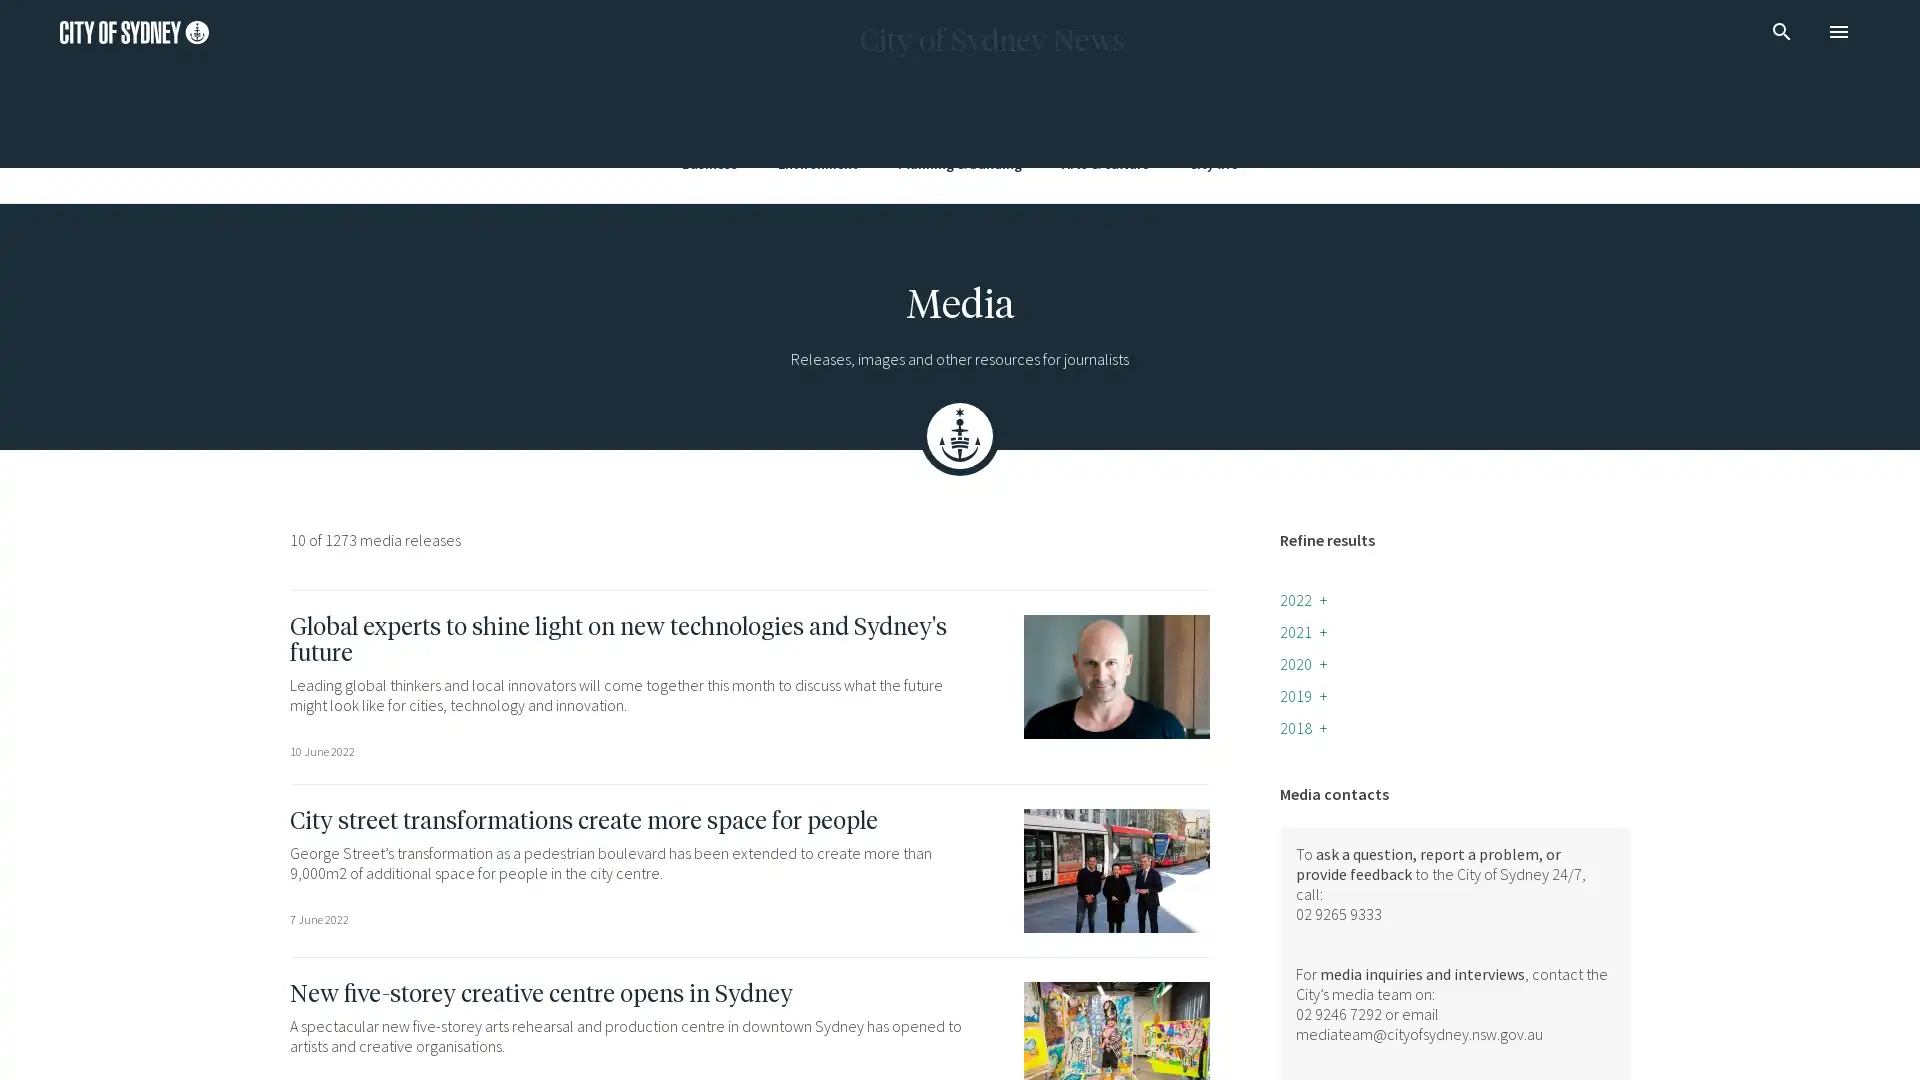 Image resolution: width=1920 pixels, height=1080 pixels. What do you see at coordinates (1303, 632) in the screenshot?
I see `2021+` at bounding box center [1303, 632].